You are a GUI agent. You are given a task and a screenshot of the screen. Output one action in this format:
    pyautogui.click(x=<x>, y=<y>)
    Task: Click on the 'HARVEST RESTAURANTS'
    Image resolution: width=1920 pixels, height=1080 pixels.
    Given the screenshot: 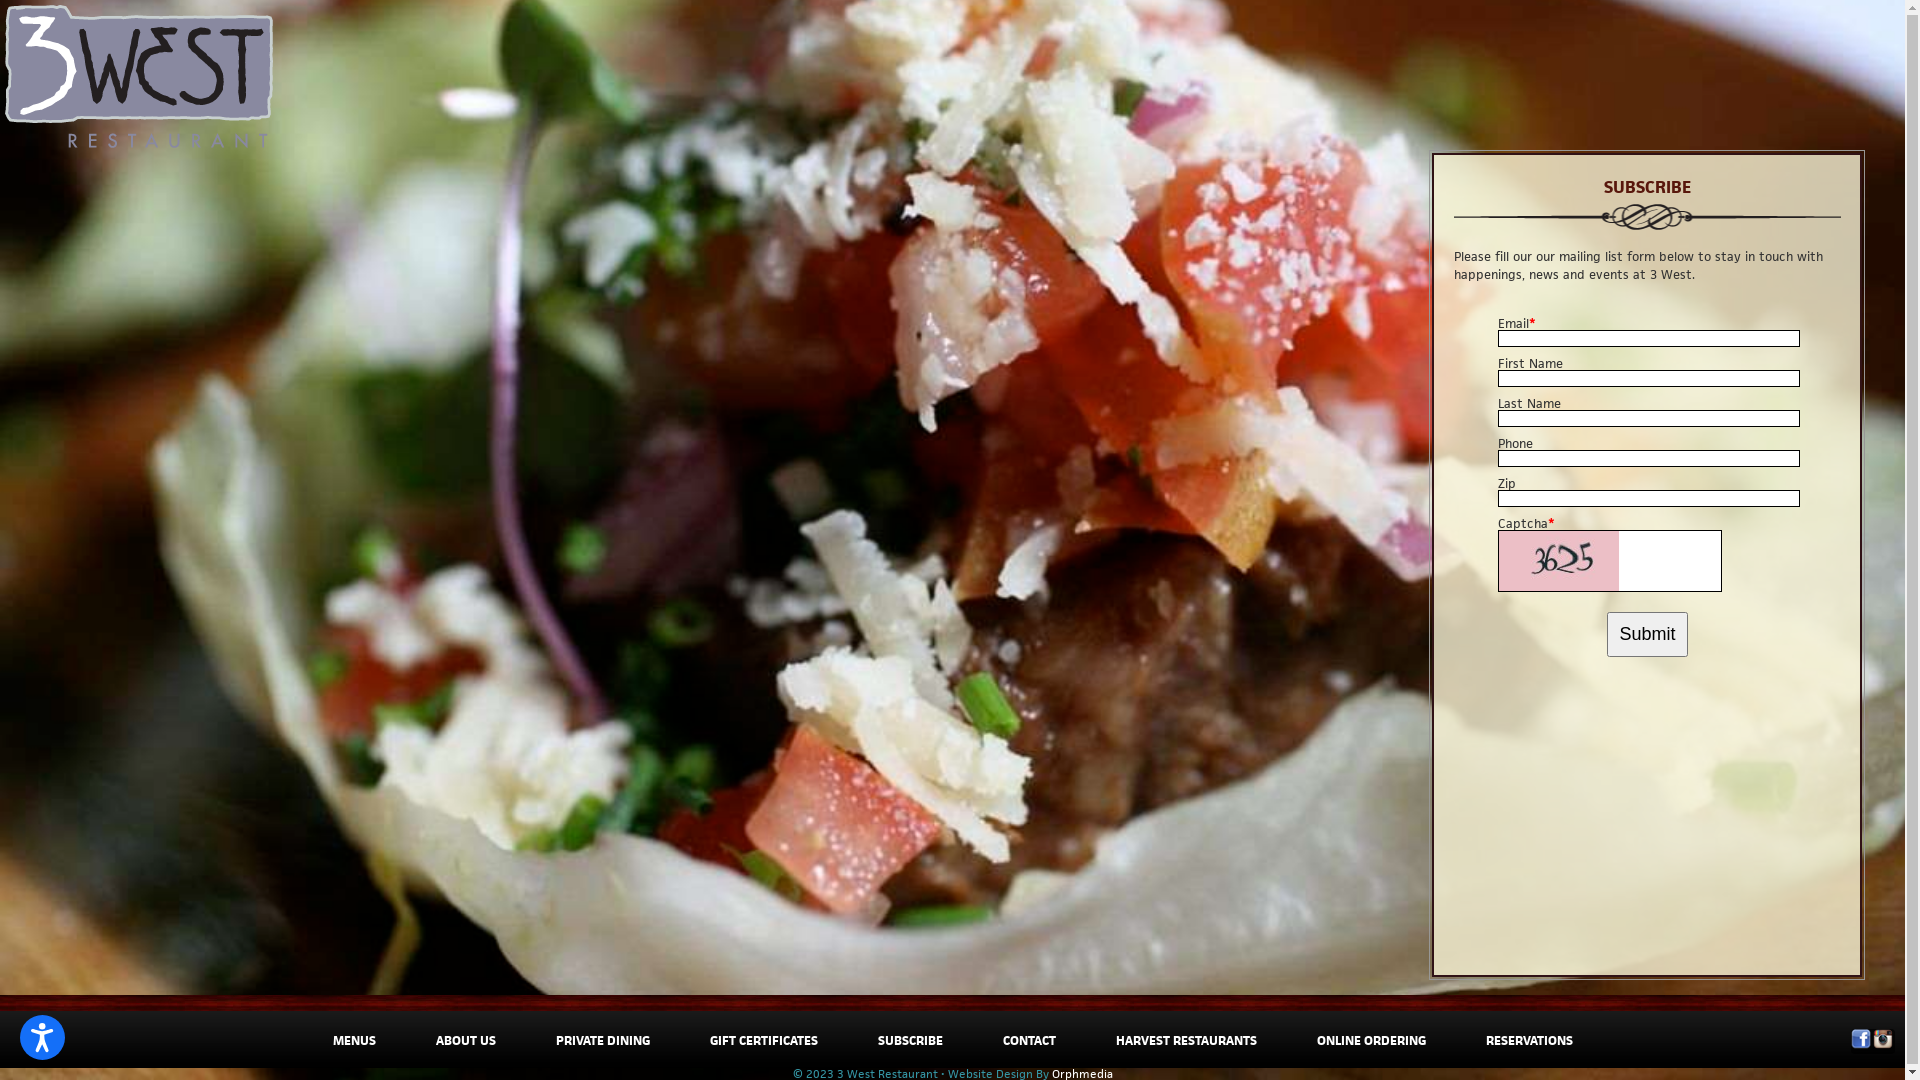 What is the action you would take?
    pyautogui.click(x=1115, y=1039)
    